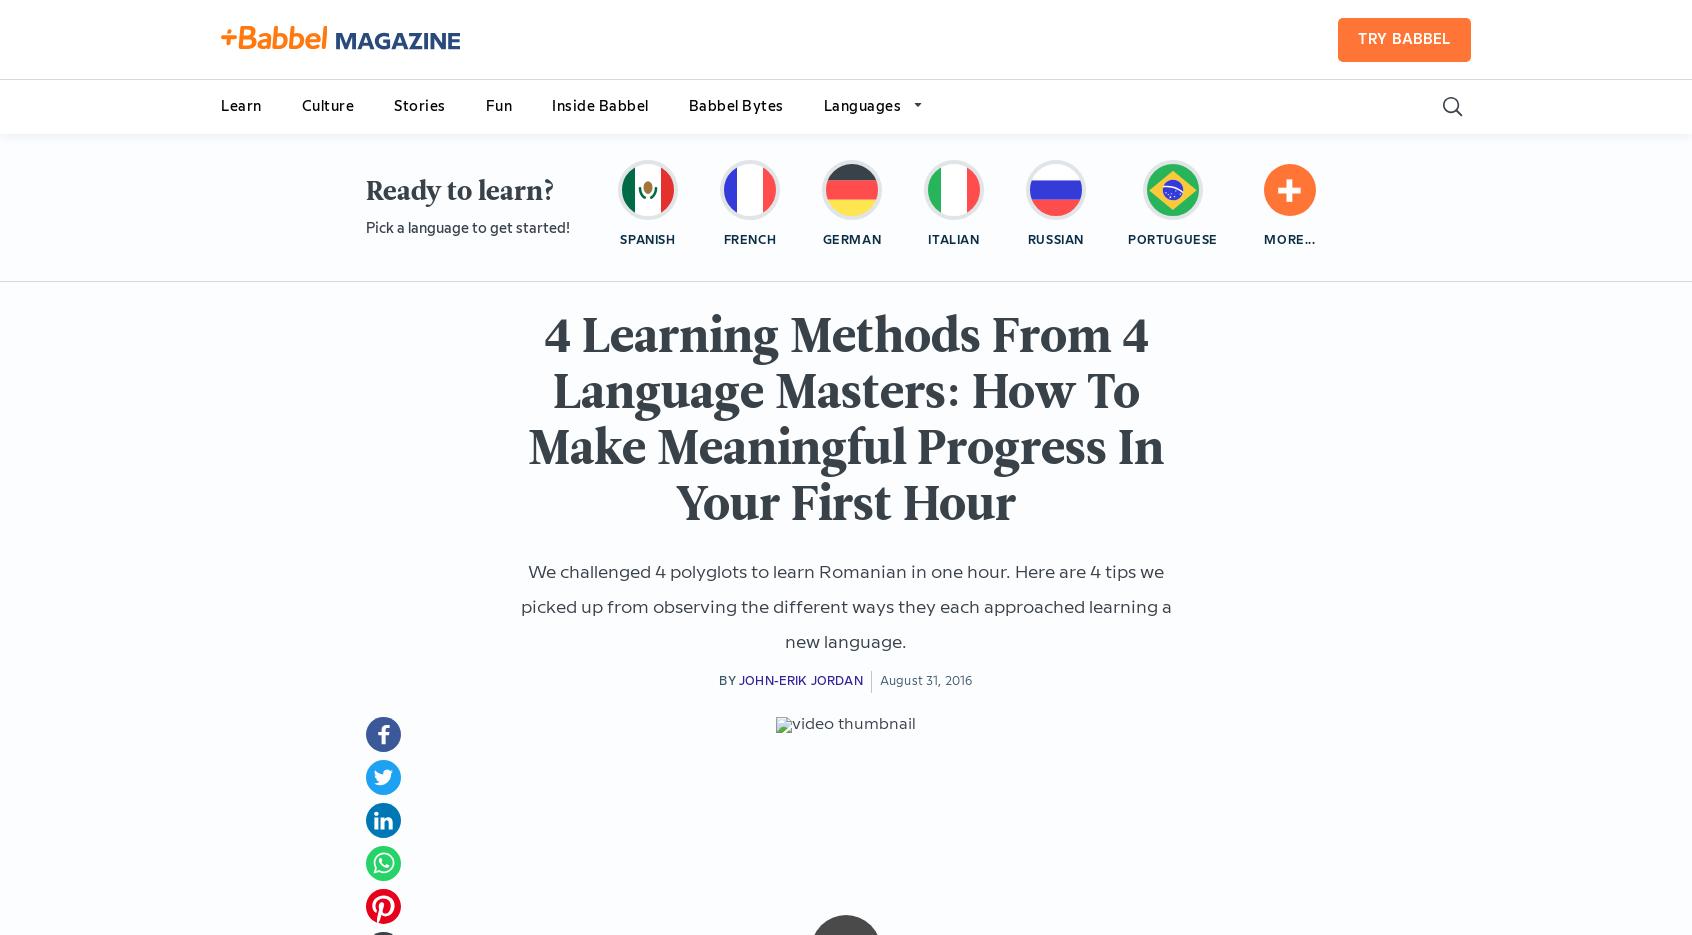 The height and width of the screenshot is (935, 1692). What do you see at coordinates (925, 680) in the screenshot?
I see `'August 31, 2016'` at bounding box center [925, 680].